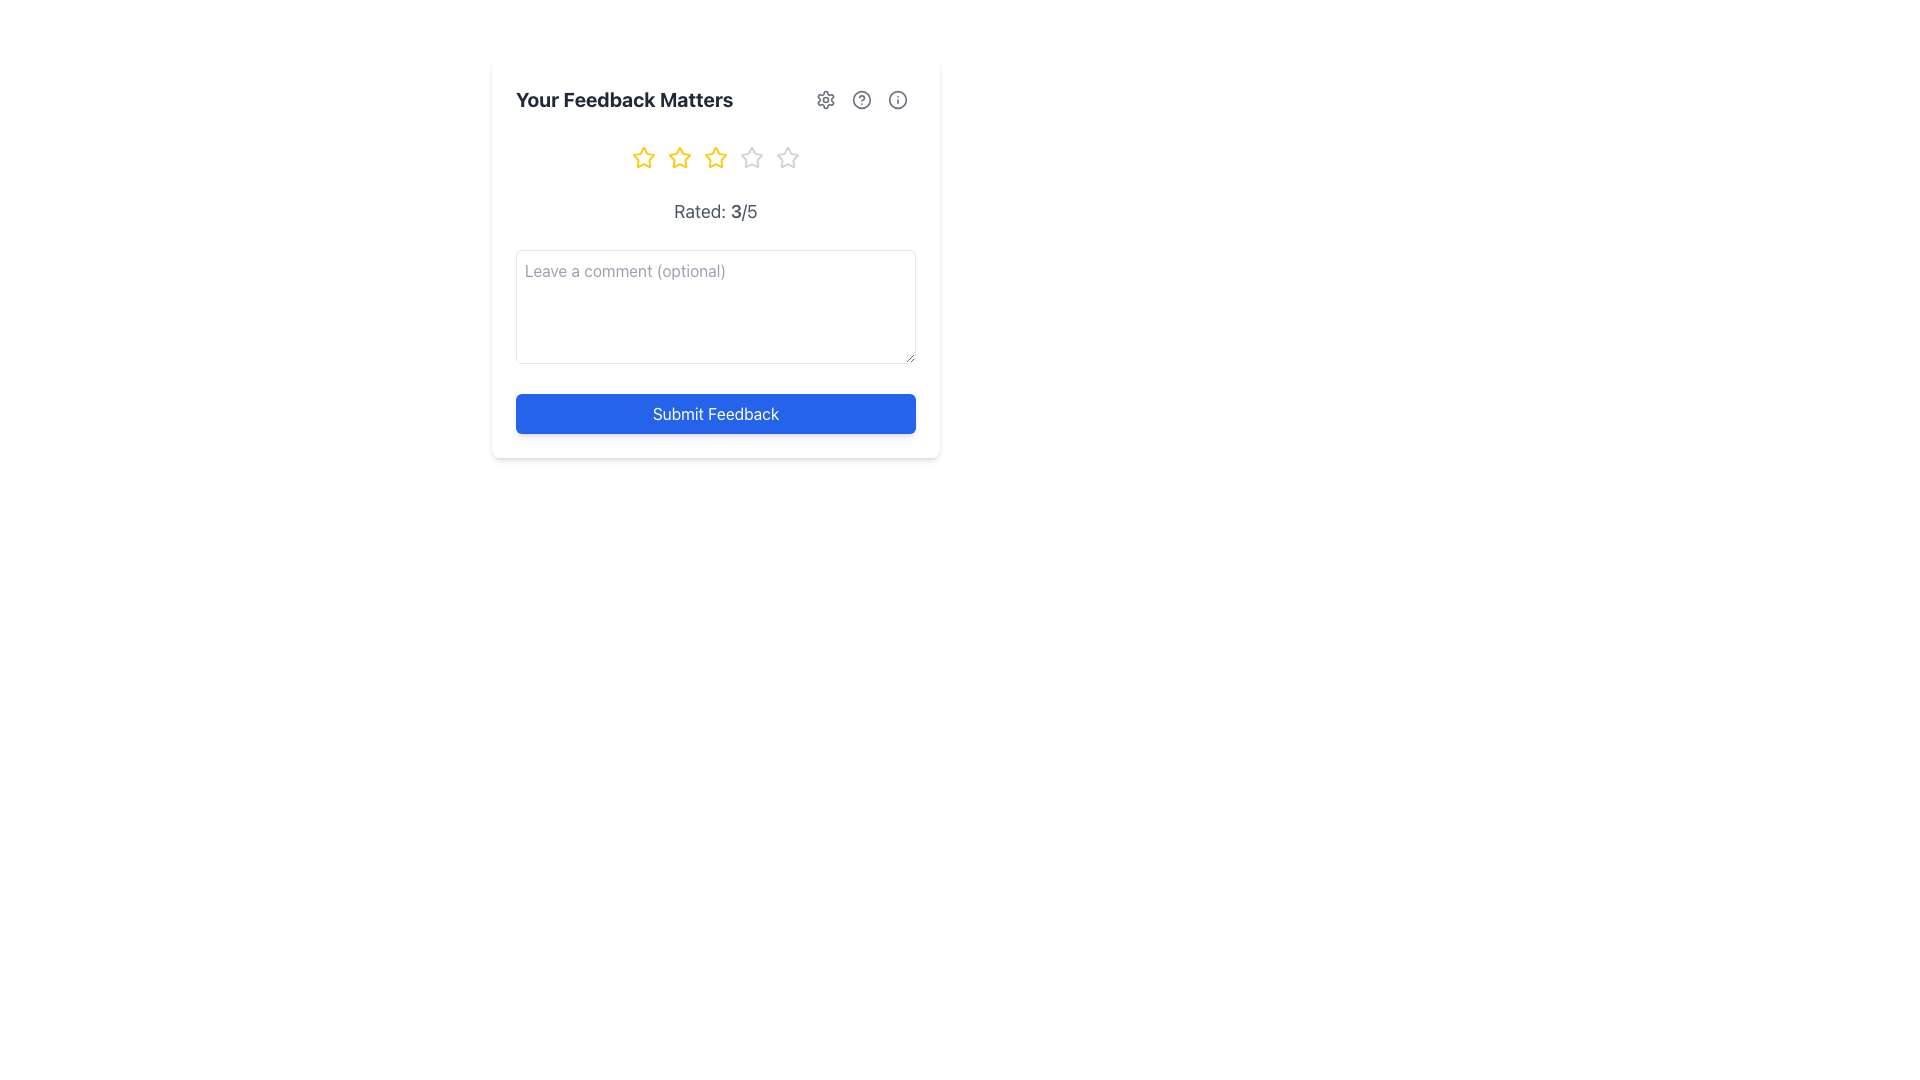 Image resolution: width=1920 pixels, height=1080 pixels. What do you see at coordinates (896, 100) in the screenshot?
I see `the SVG Circle that serves as the outer boundary of the 'info' icon located near the upper right of the feedback form` at bounding box center [896, 100].